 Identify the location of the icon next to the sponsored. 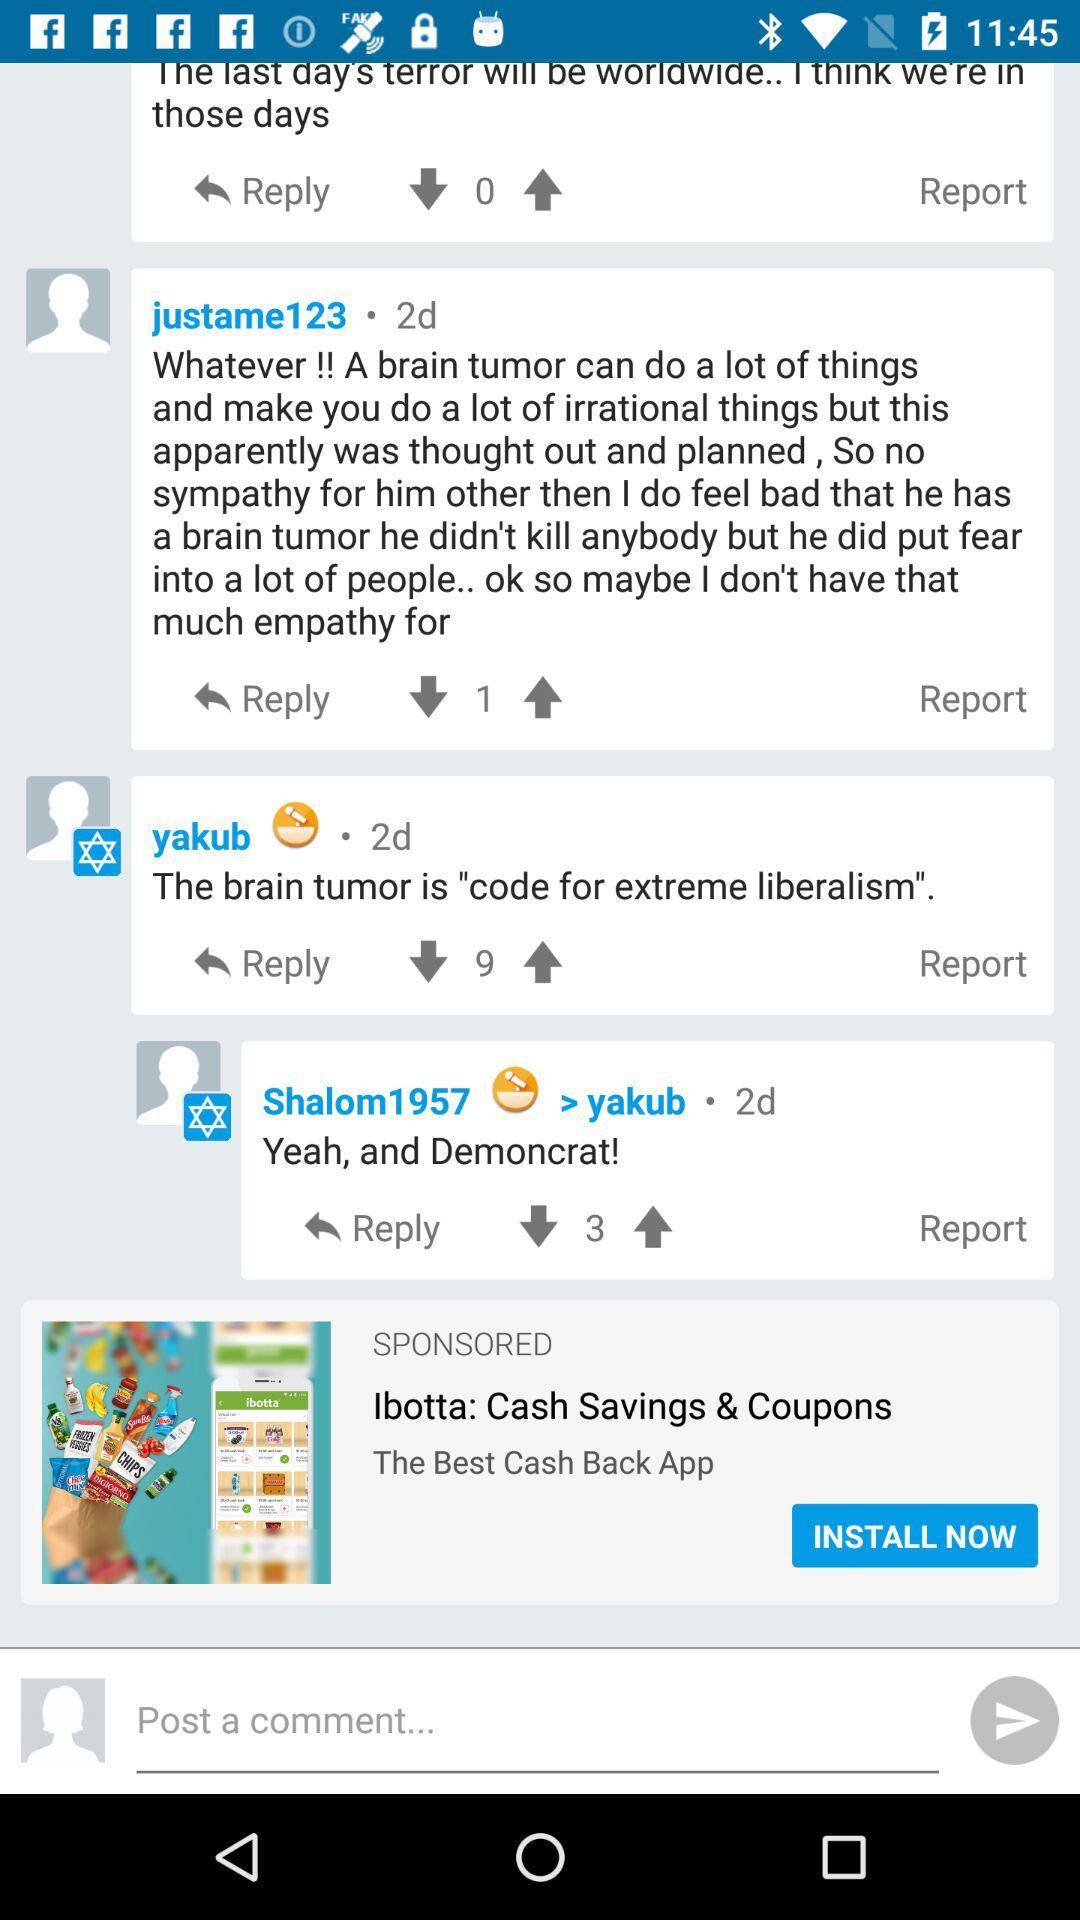
(186, 1349).